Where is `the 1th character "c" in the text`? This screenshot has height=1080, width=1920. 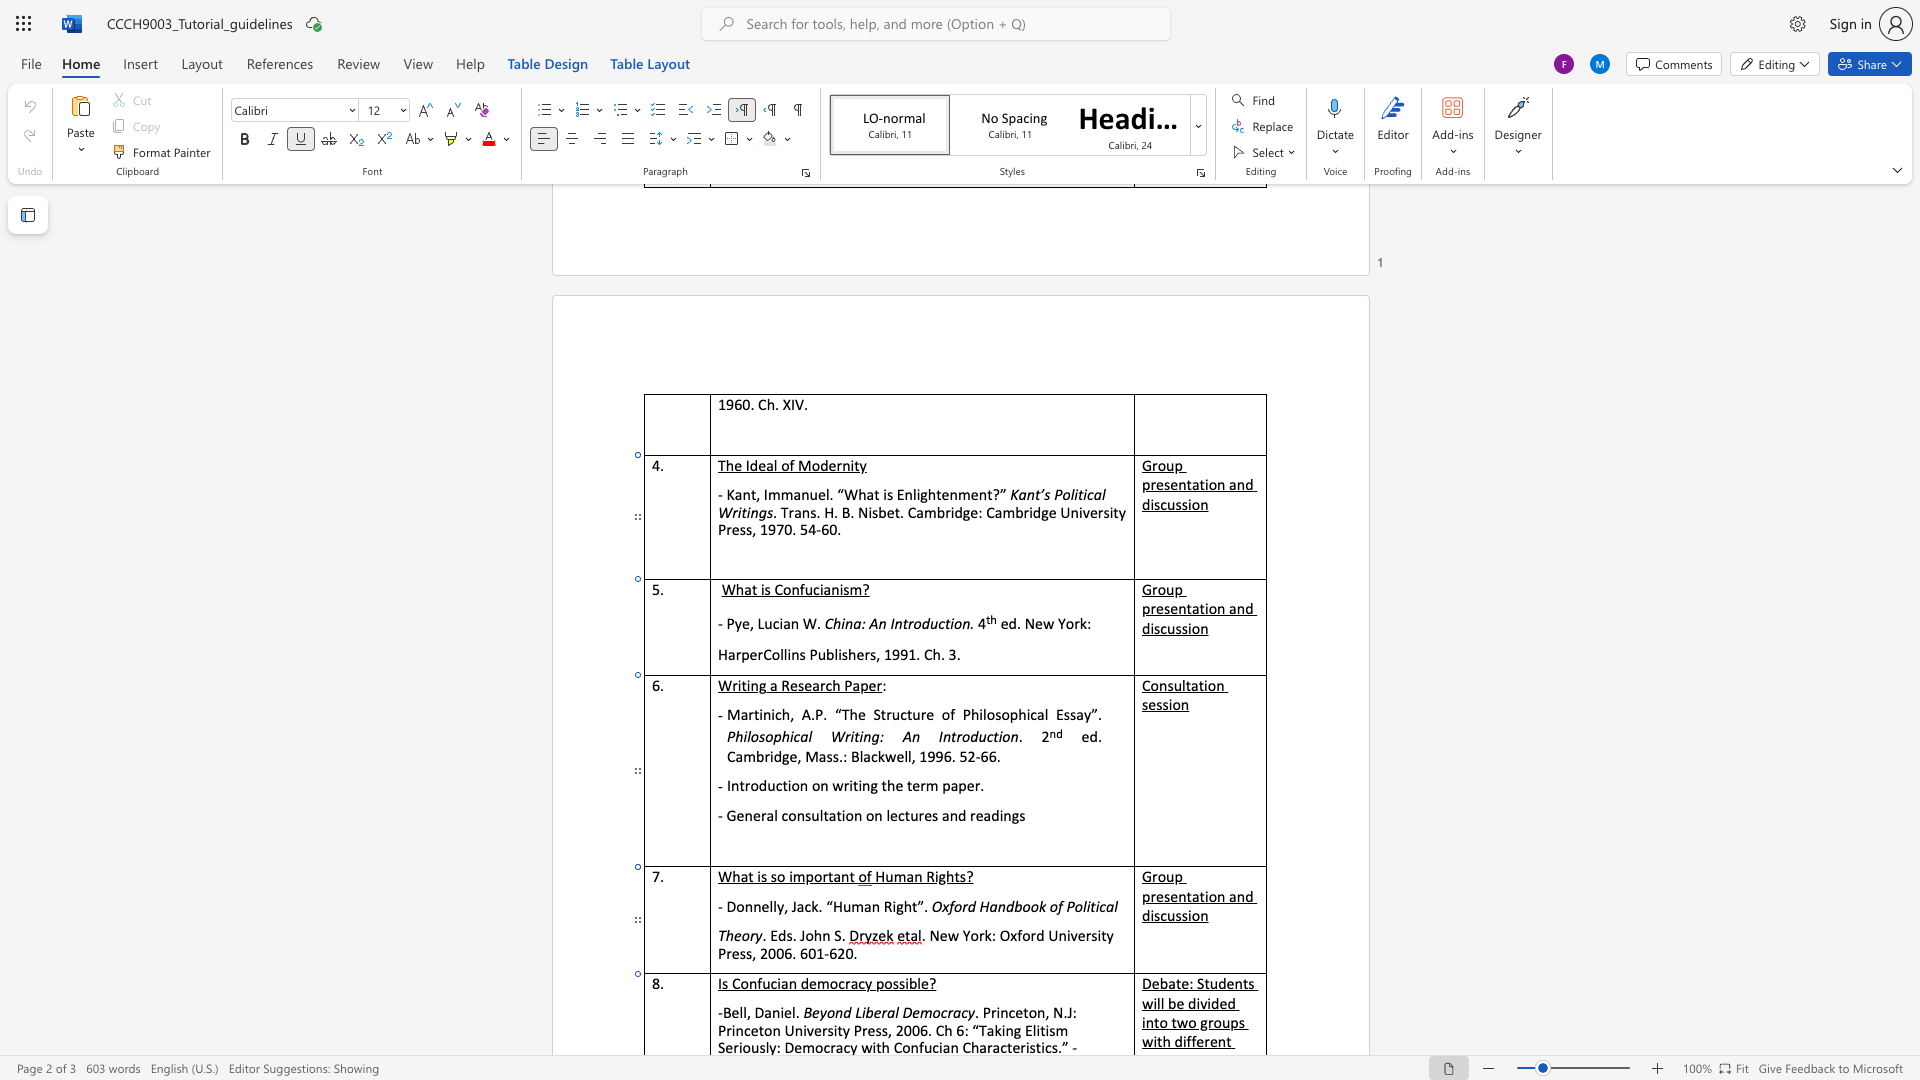 the 1th character "c" in the text is located at coordinates (1101, 906).